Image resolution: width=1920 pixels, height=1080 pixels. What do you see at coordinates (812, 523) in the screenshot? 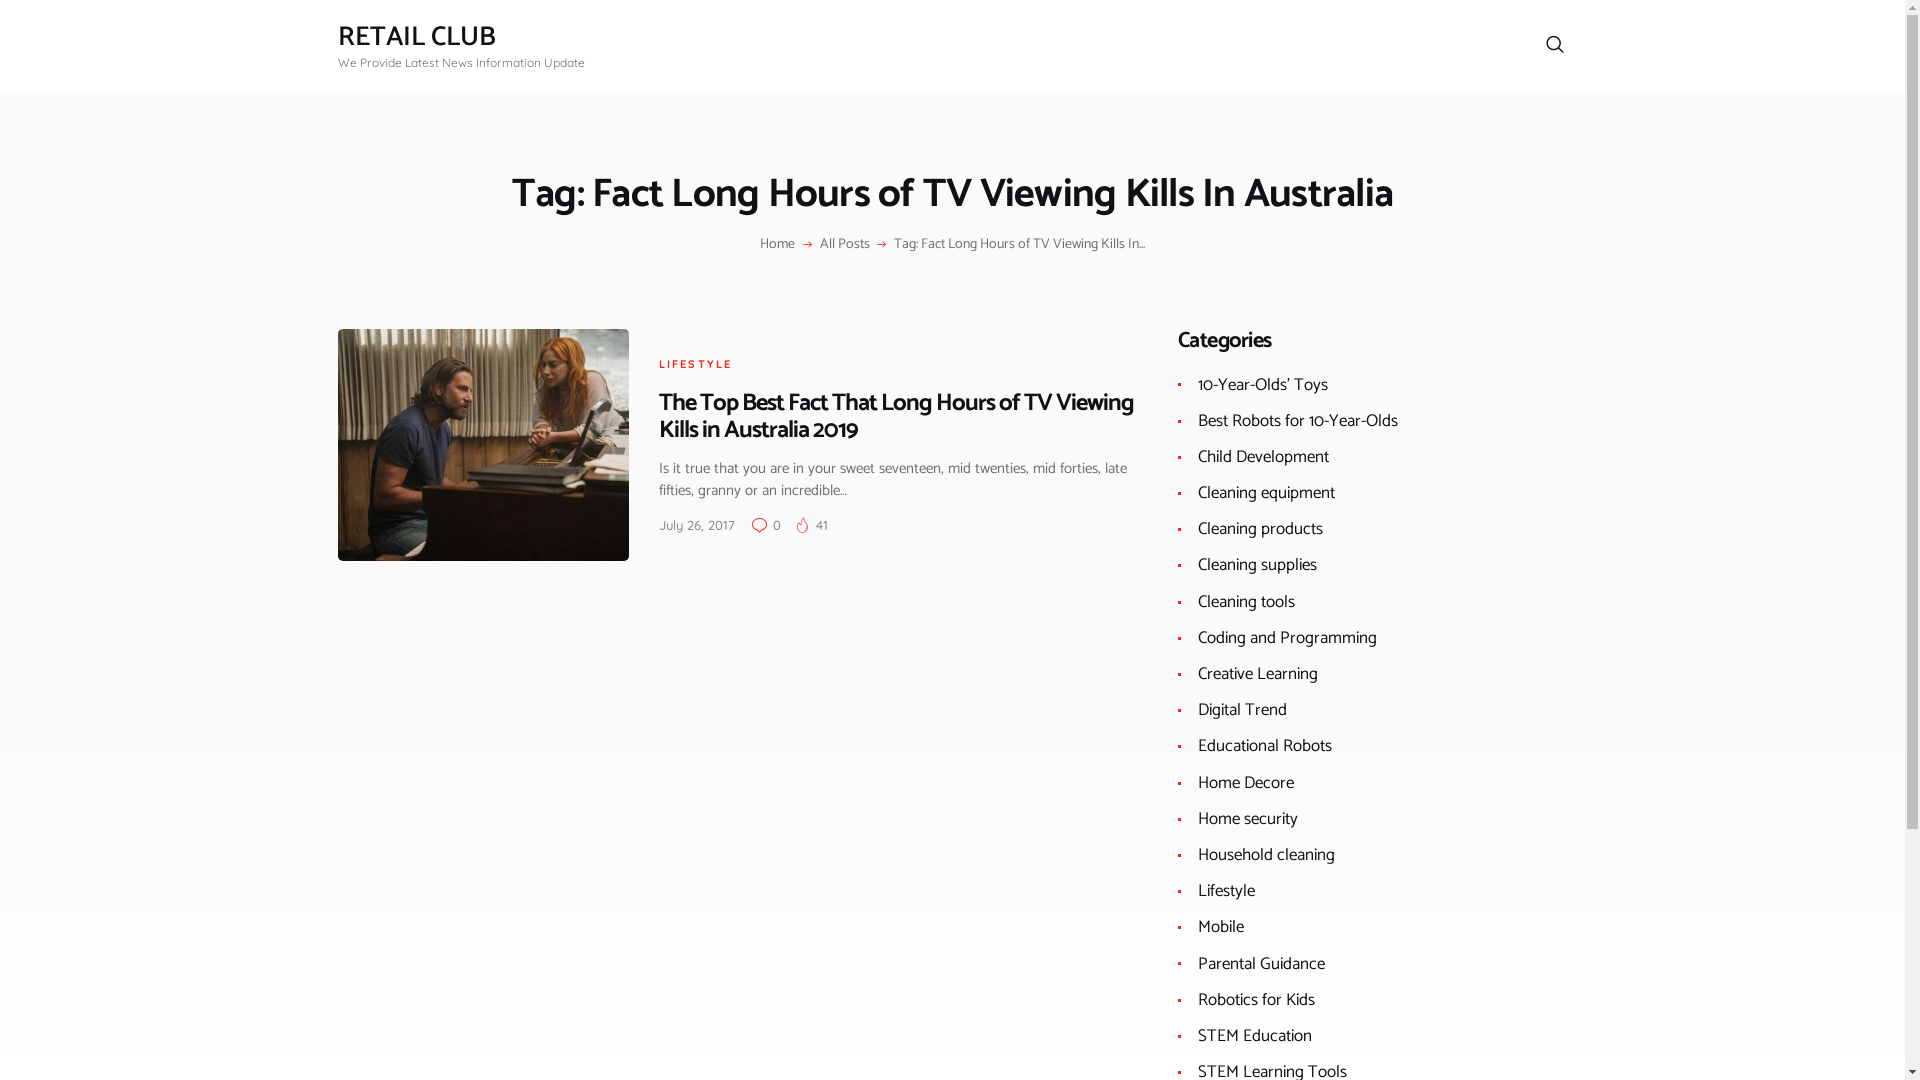
I see `'41'` at bounding box center [812, 523].